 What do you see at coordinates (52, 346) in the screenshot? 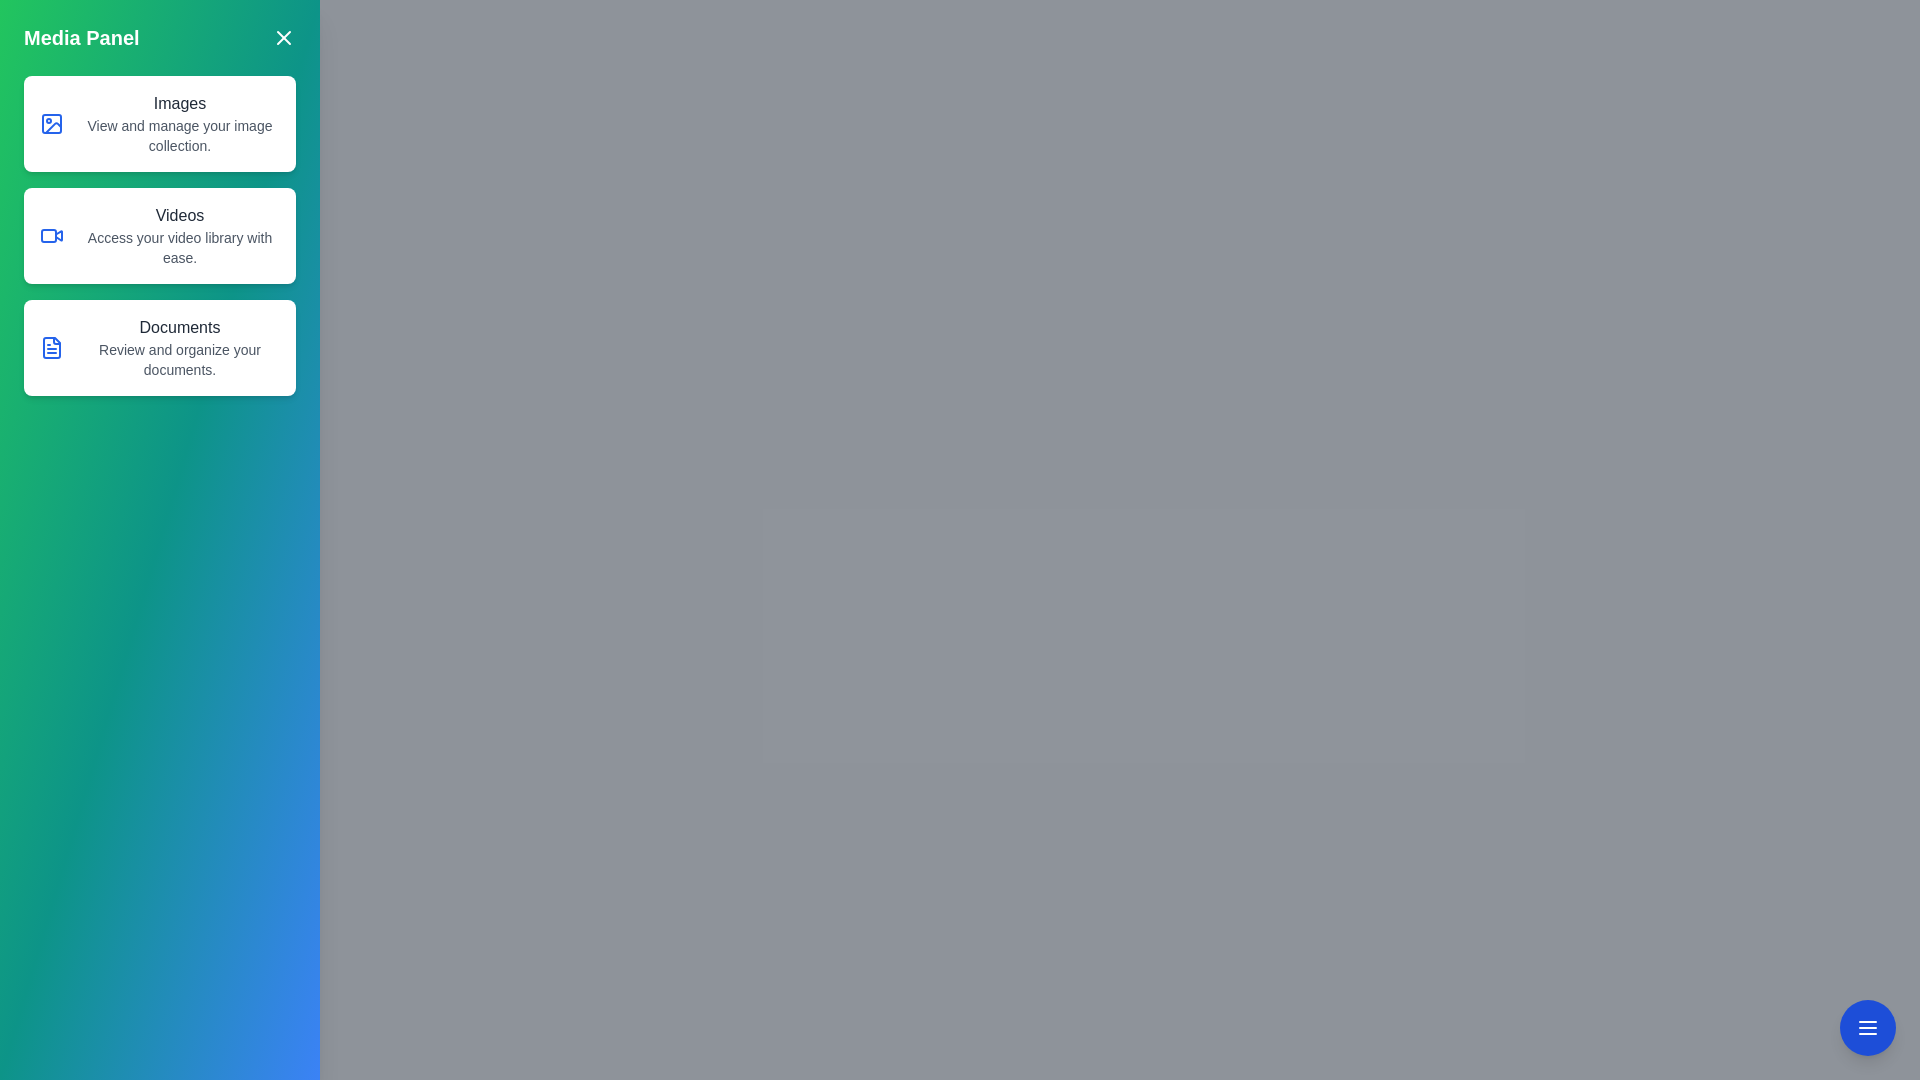
I see `the document icon located in the 'Documents' section, which is represented by a rectangular shape with a folded corner on the top right, positioned to the left of the section's descriptive text` at bounding box center [52, 346].